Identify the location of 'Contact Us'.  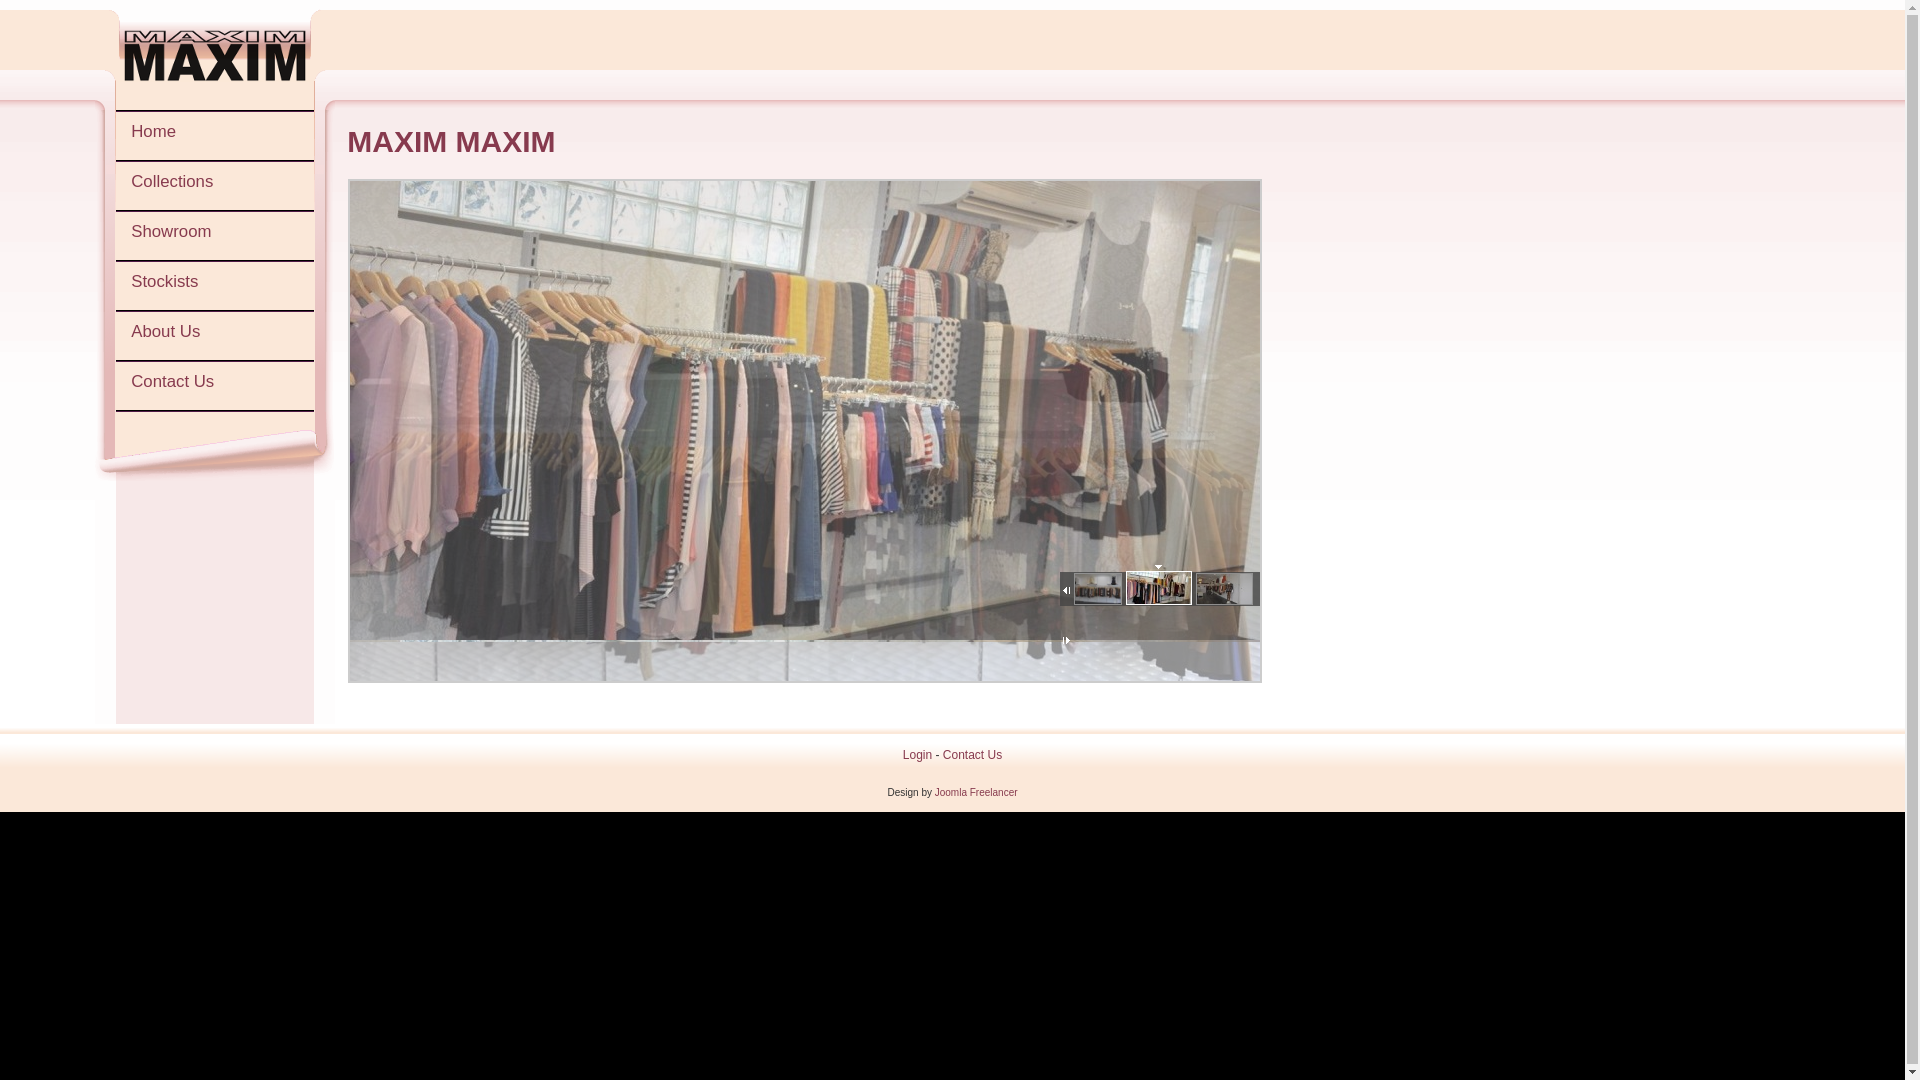
(972, 755).